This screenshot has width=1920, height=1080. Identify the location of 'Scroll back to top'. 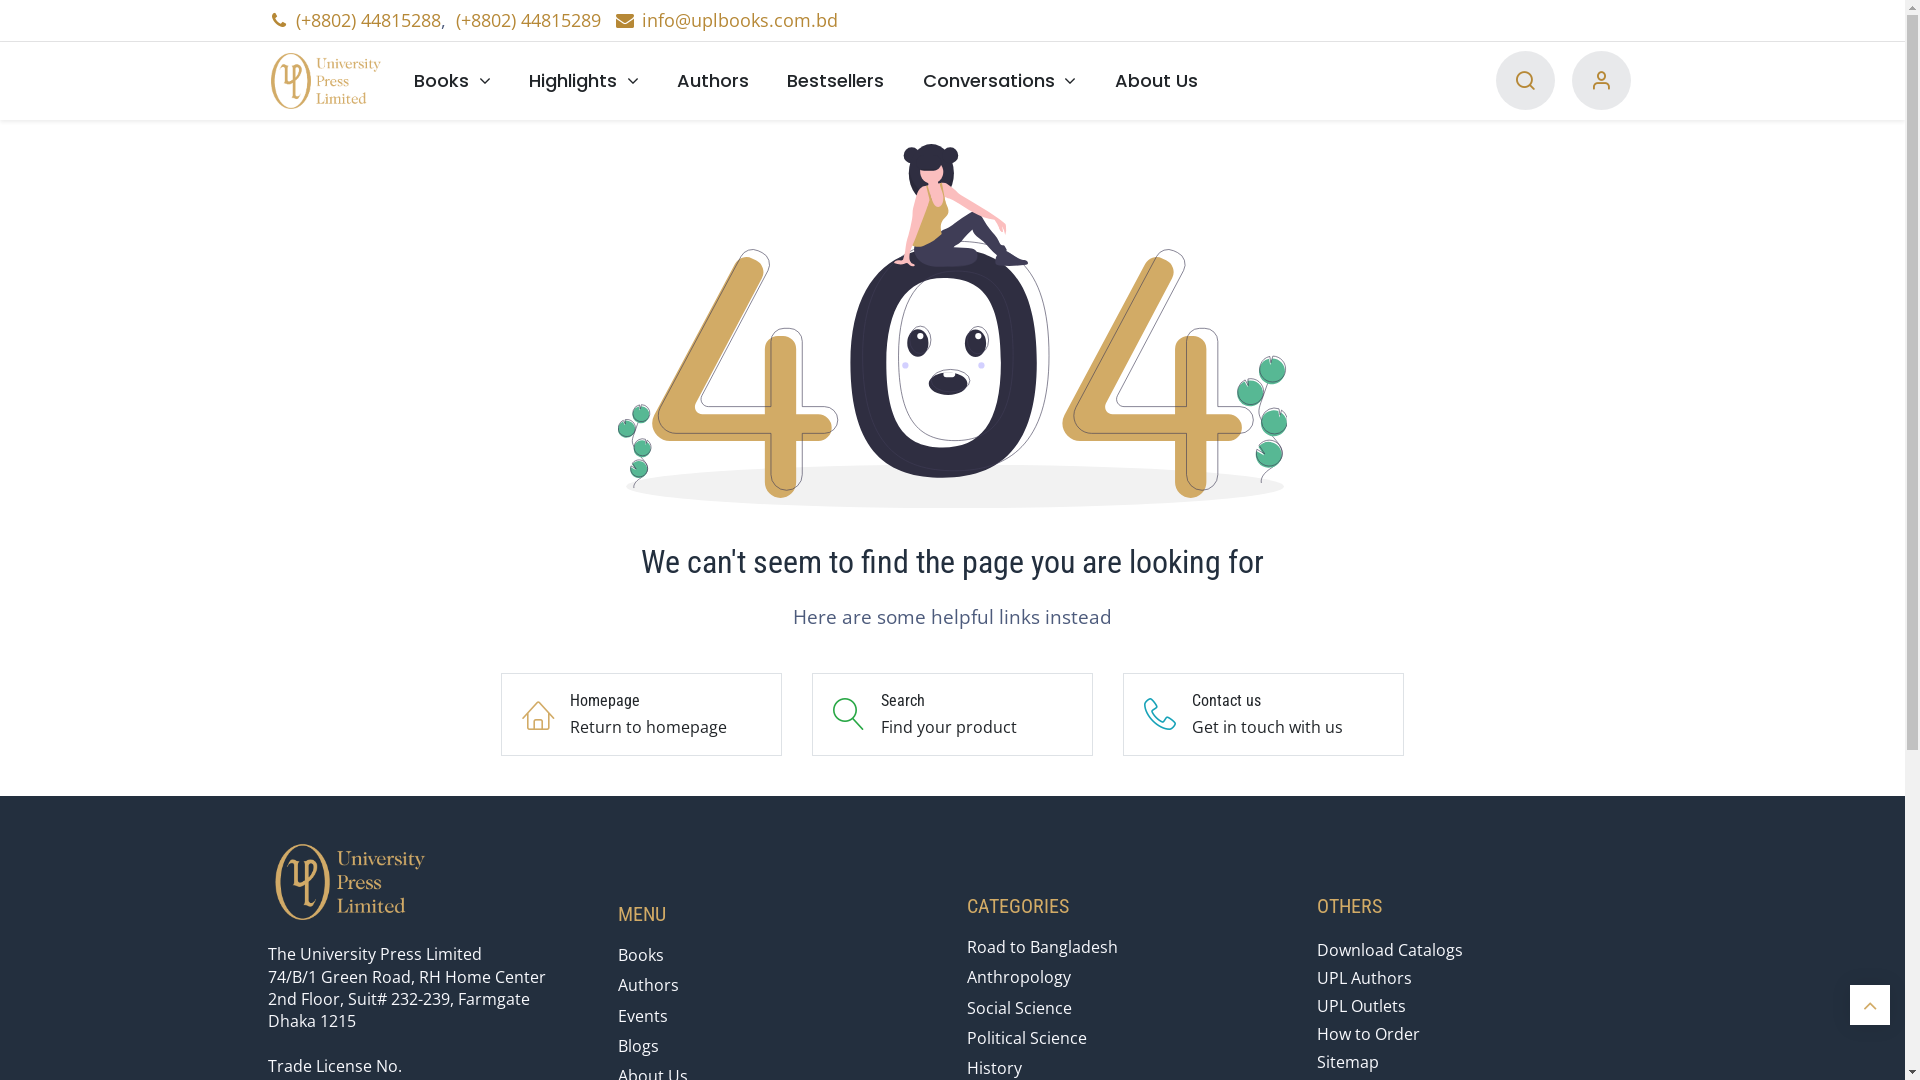
(1869, 1005).